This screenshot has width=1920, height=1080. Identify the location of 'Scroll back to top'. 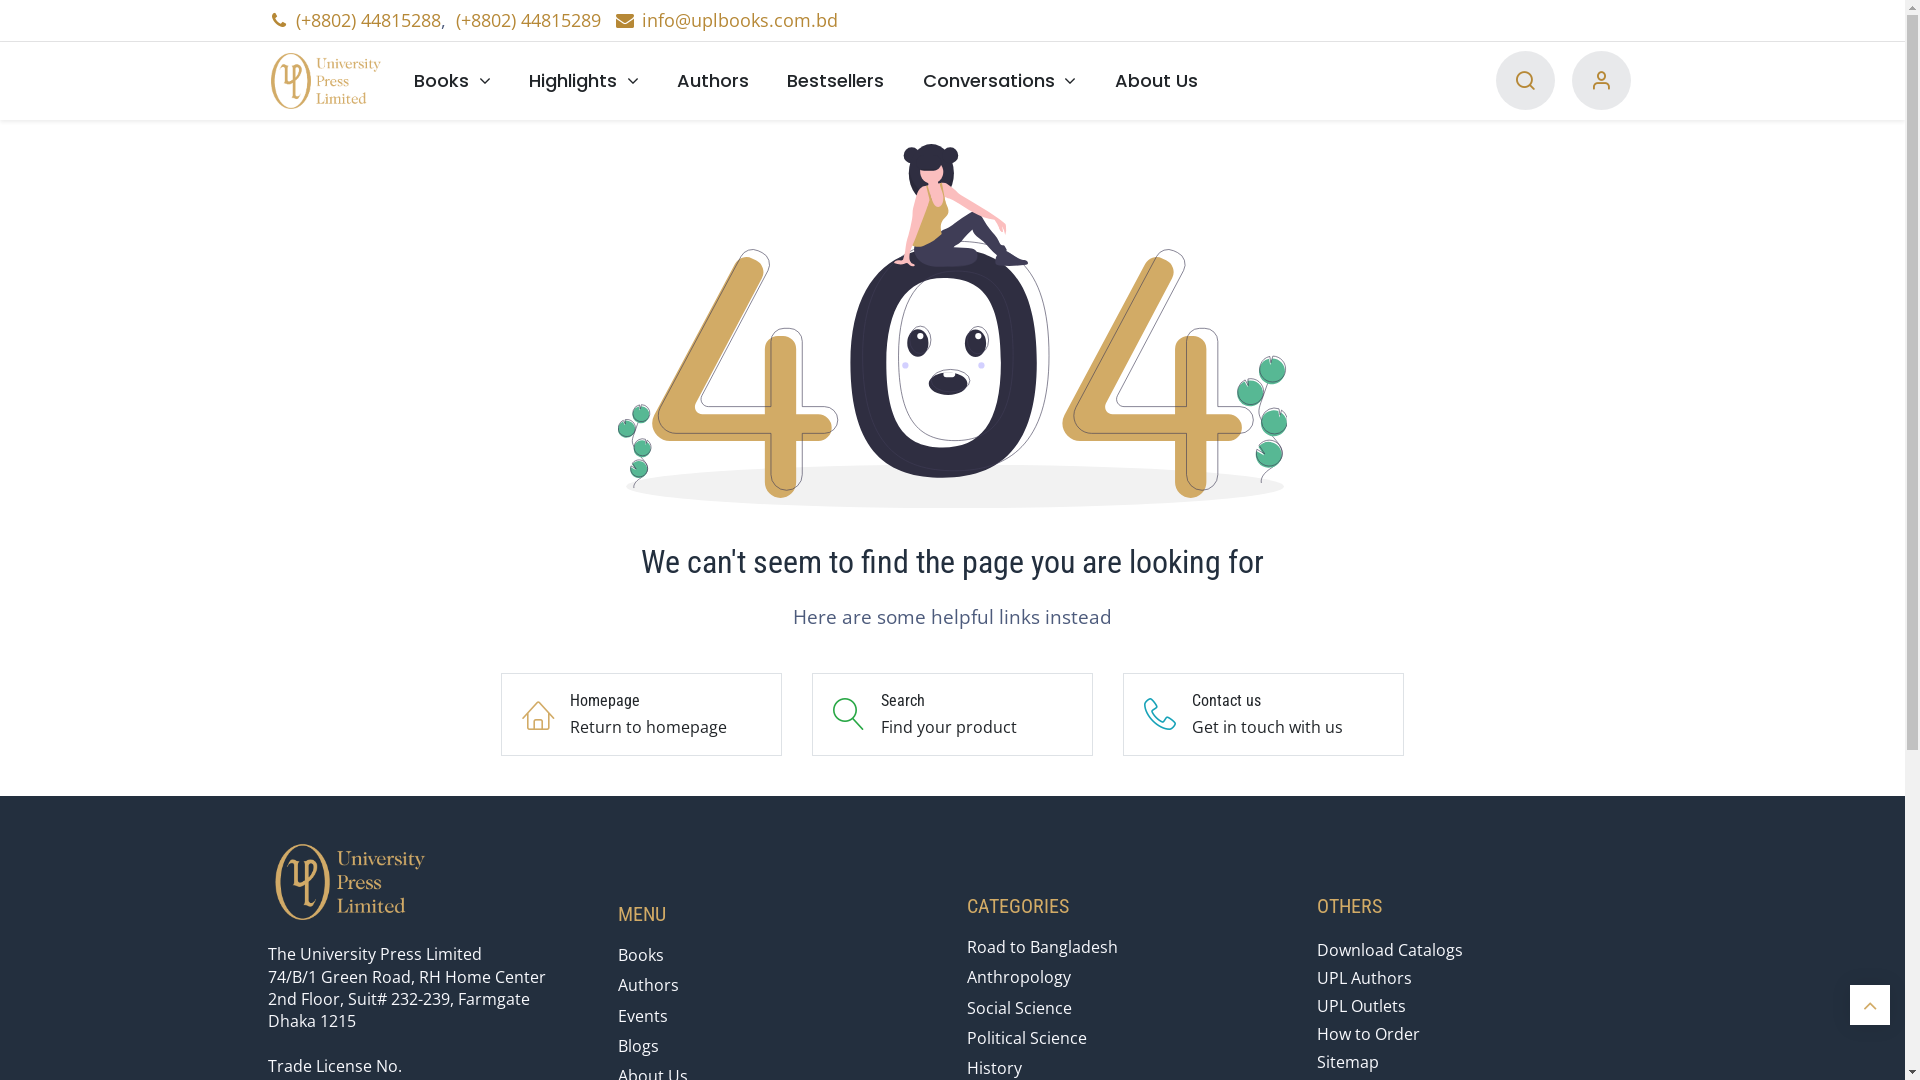
(1869, 1005).